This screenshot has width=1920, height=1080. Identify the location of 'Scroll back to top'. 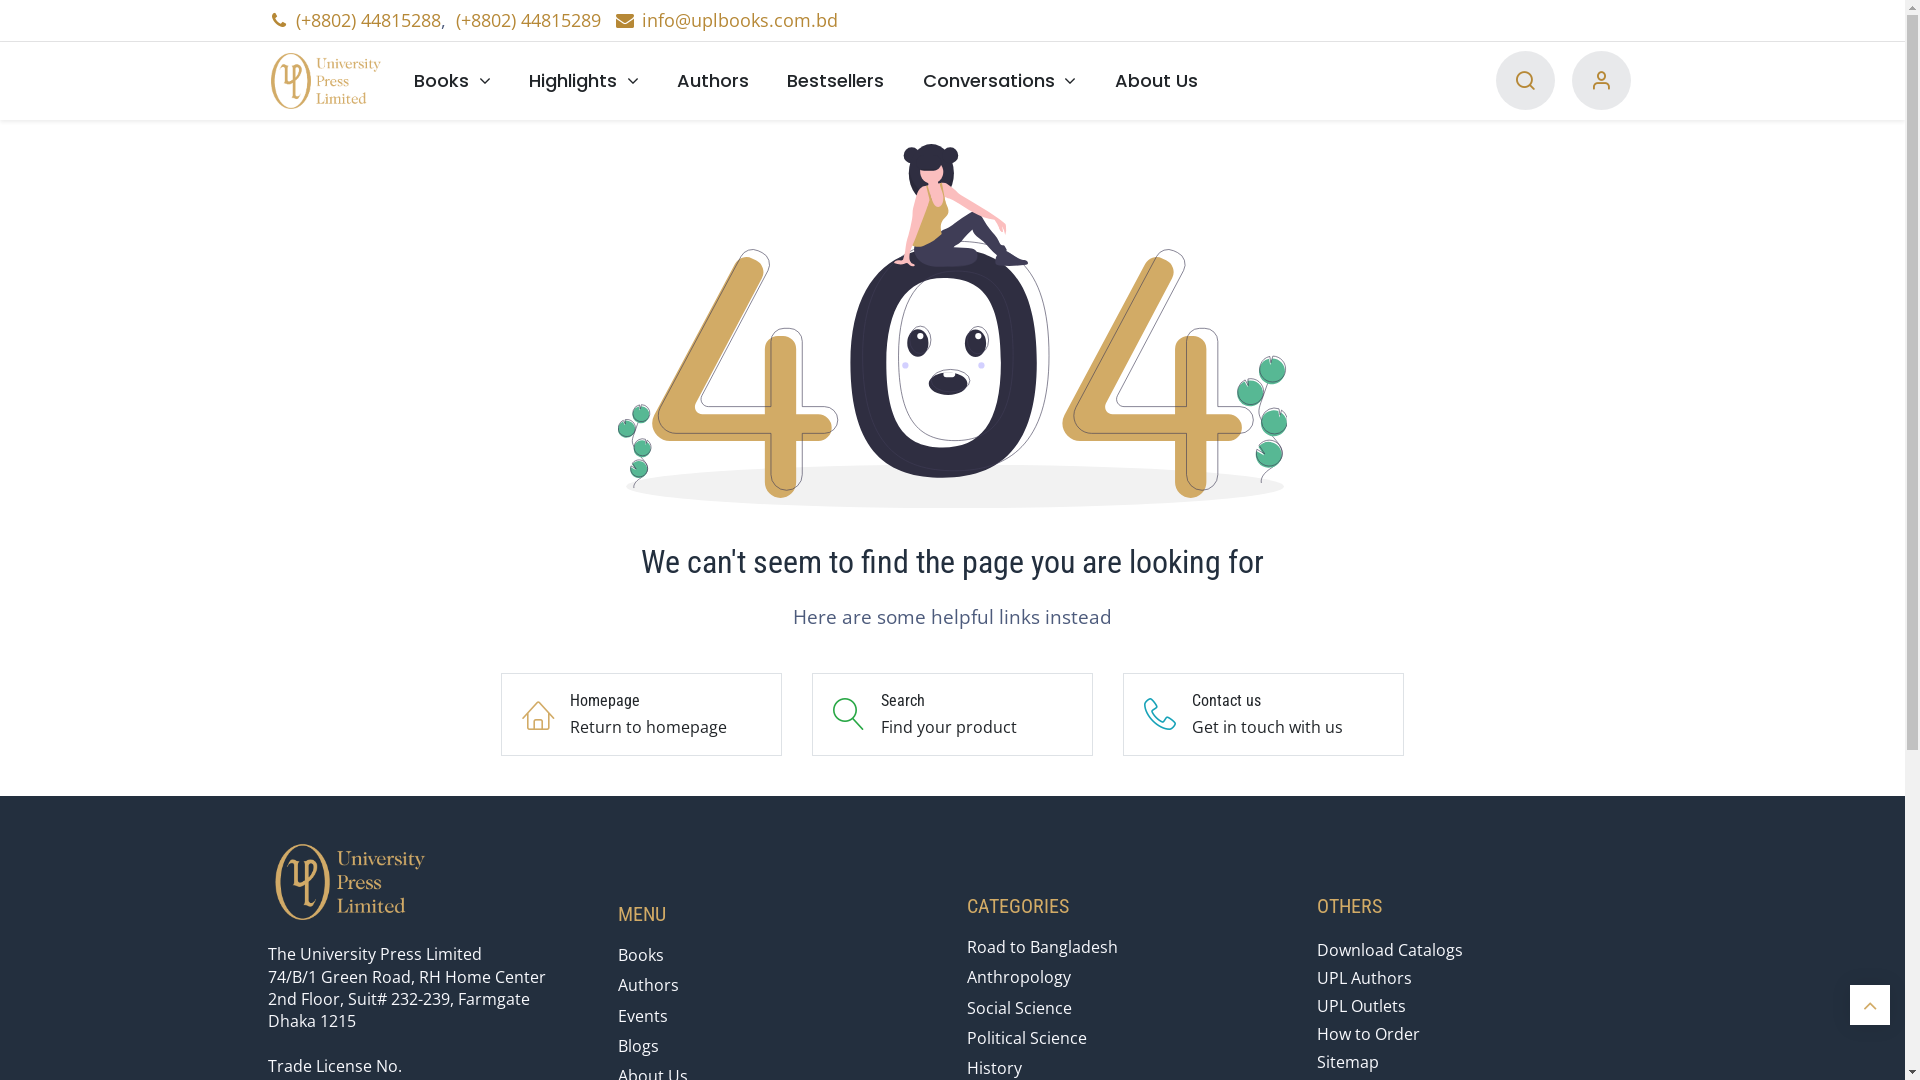
(1869, 1005).